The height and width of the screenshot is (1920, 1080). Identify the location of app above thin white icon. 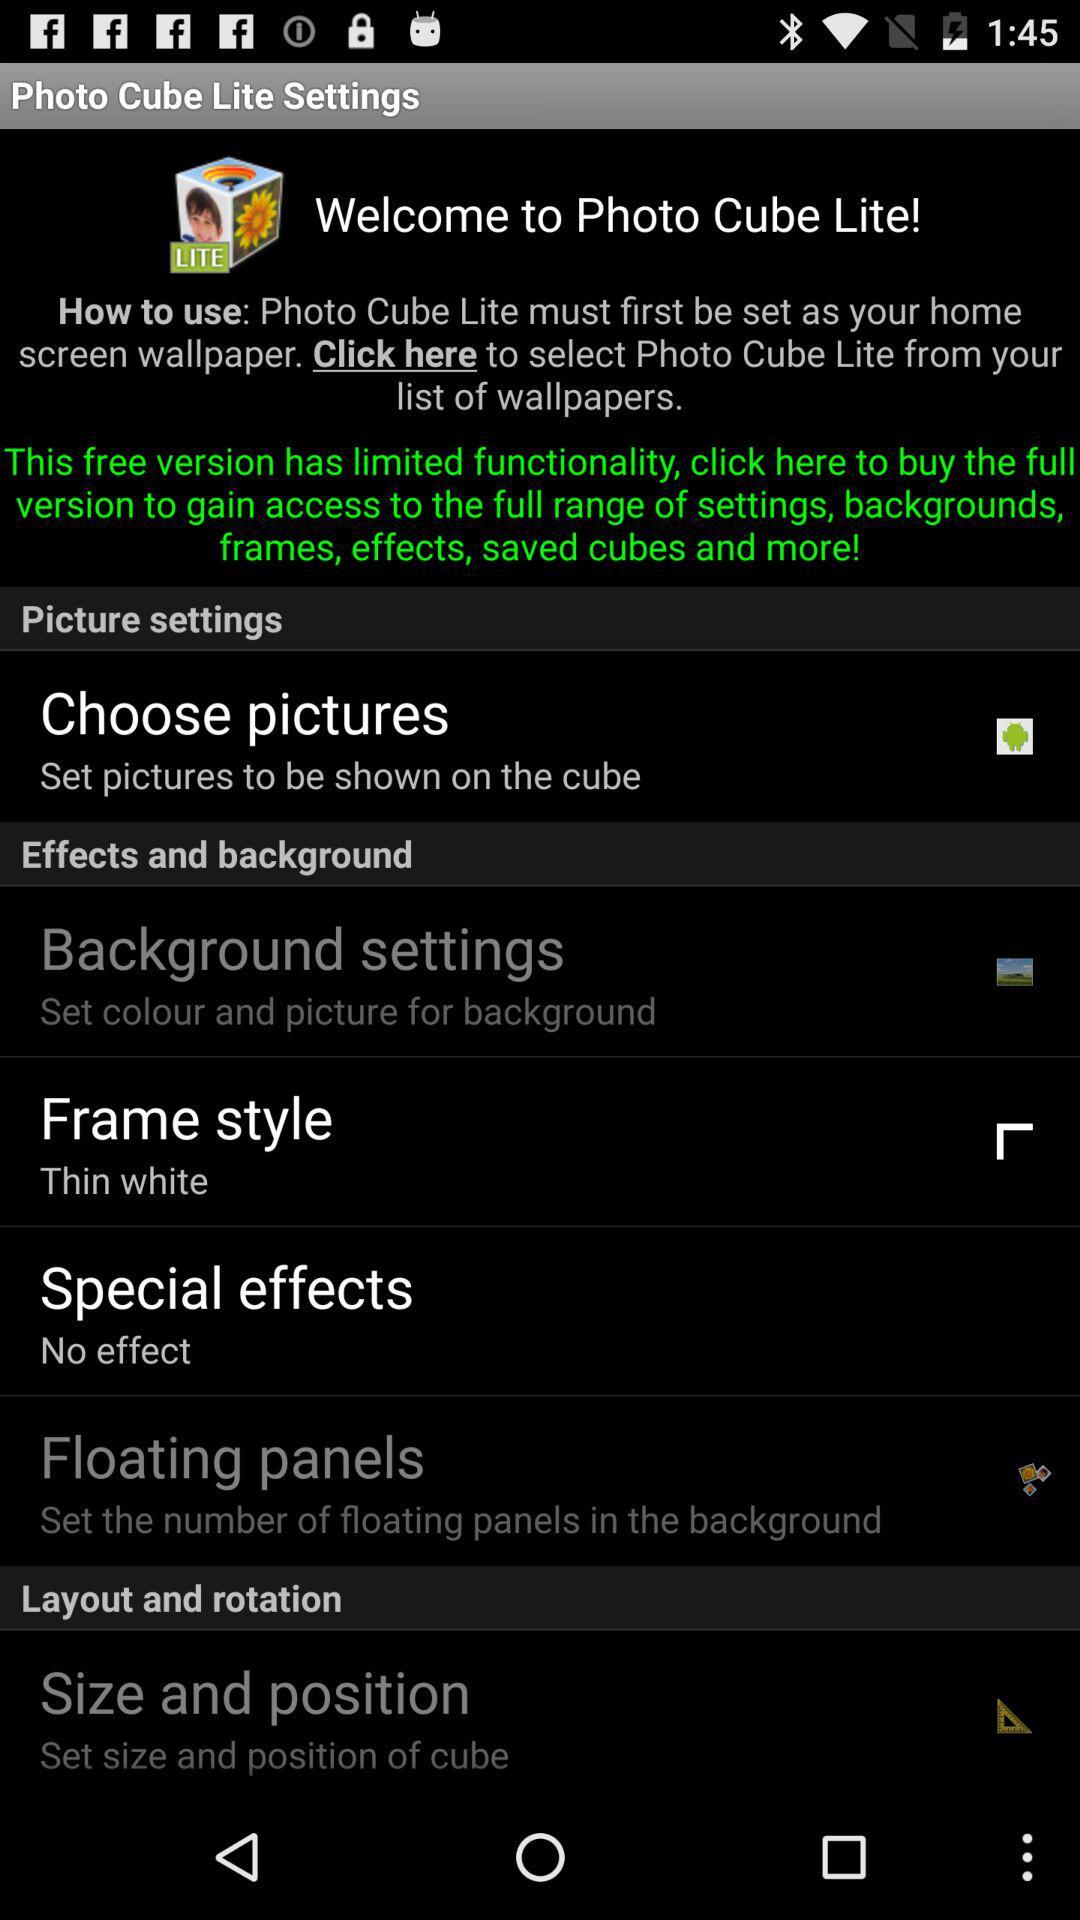
(186, 1115).